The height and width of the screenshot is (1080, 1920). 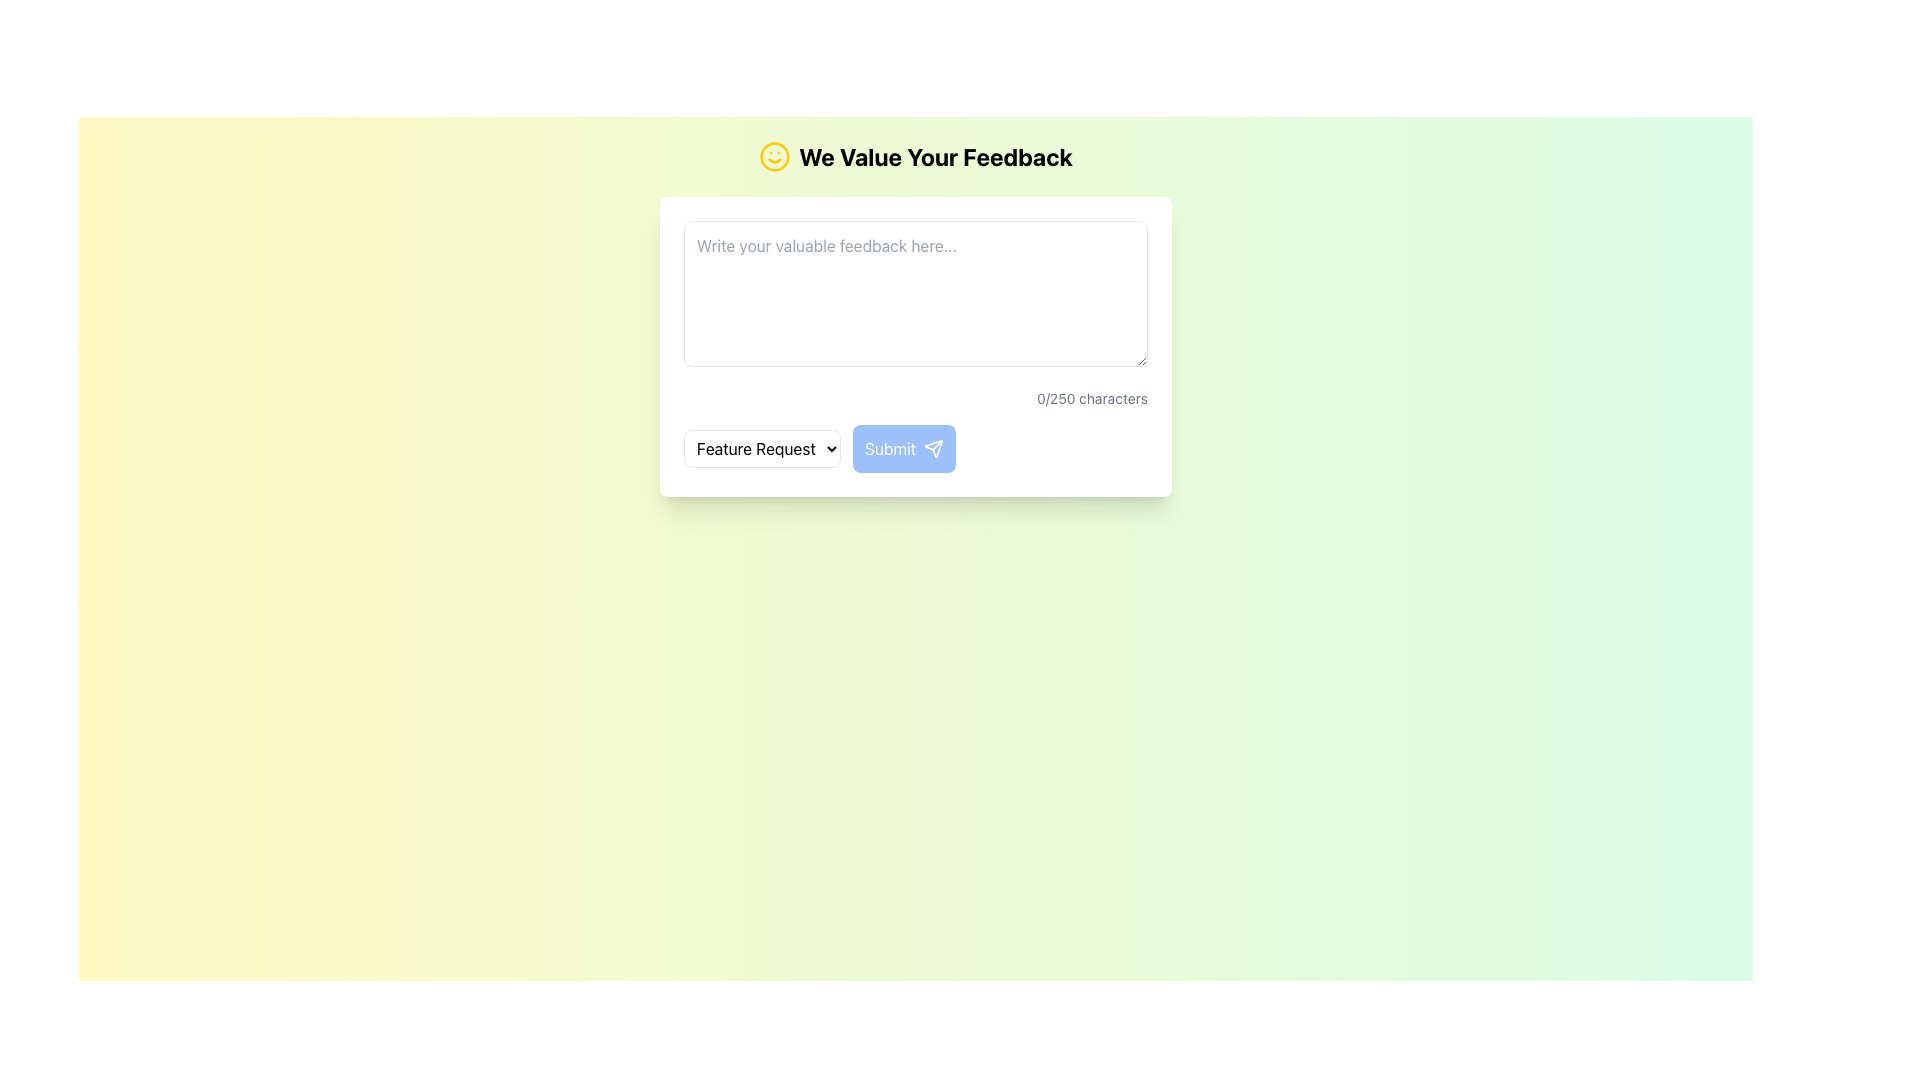 I want to click on the paper airplane icon located within the 'Submit' button, which is styled in an outline format with a blue foreground color, so click(x=933, y=447).